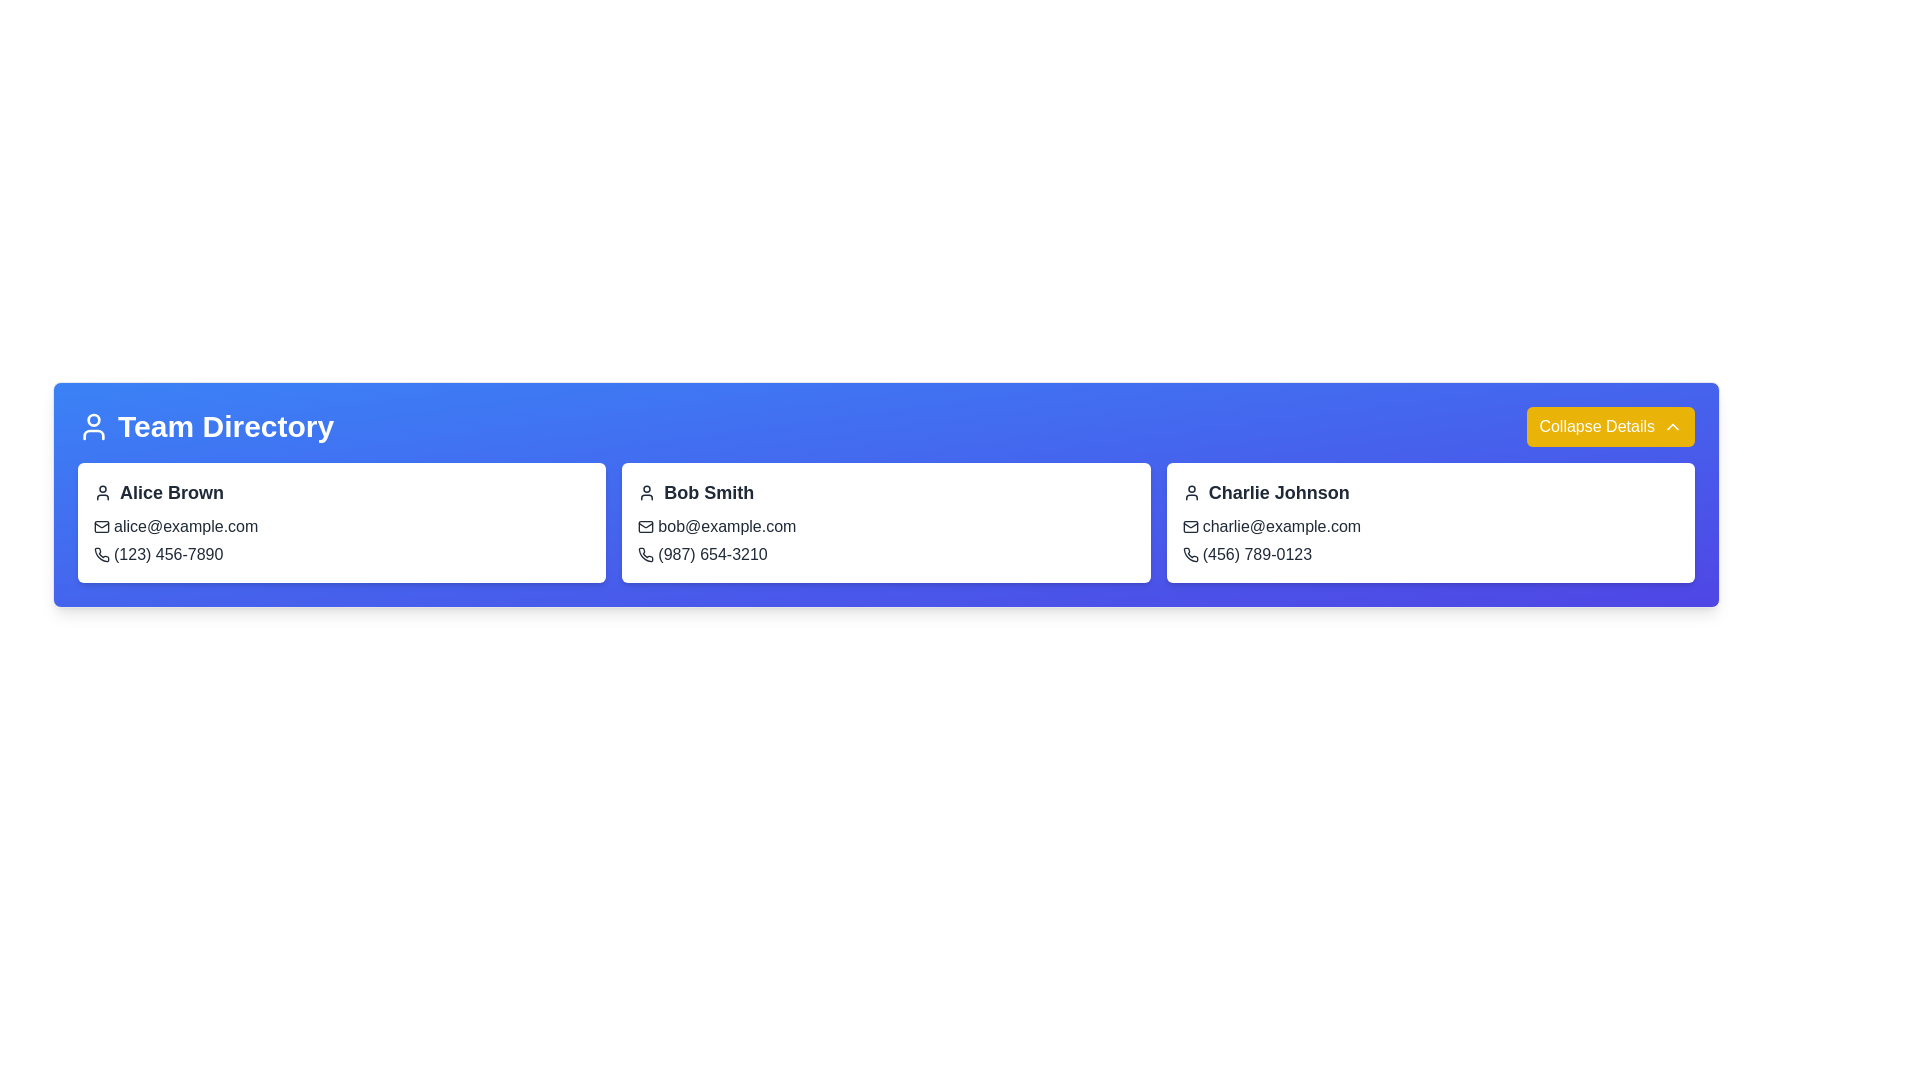 This screenshot has width=1920, height=1080. What do you see at coordinates (100, 526) in the screenshot?
I see `the rectangle component of the SVG graphic, which represents an envelope icon next` at bounding box center [100, 526].